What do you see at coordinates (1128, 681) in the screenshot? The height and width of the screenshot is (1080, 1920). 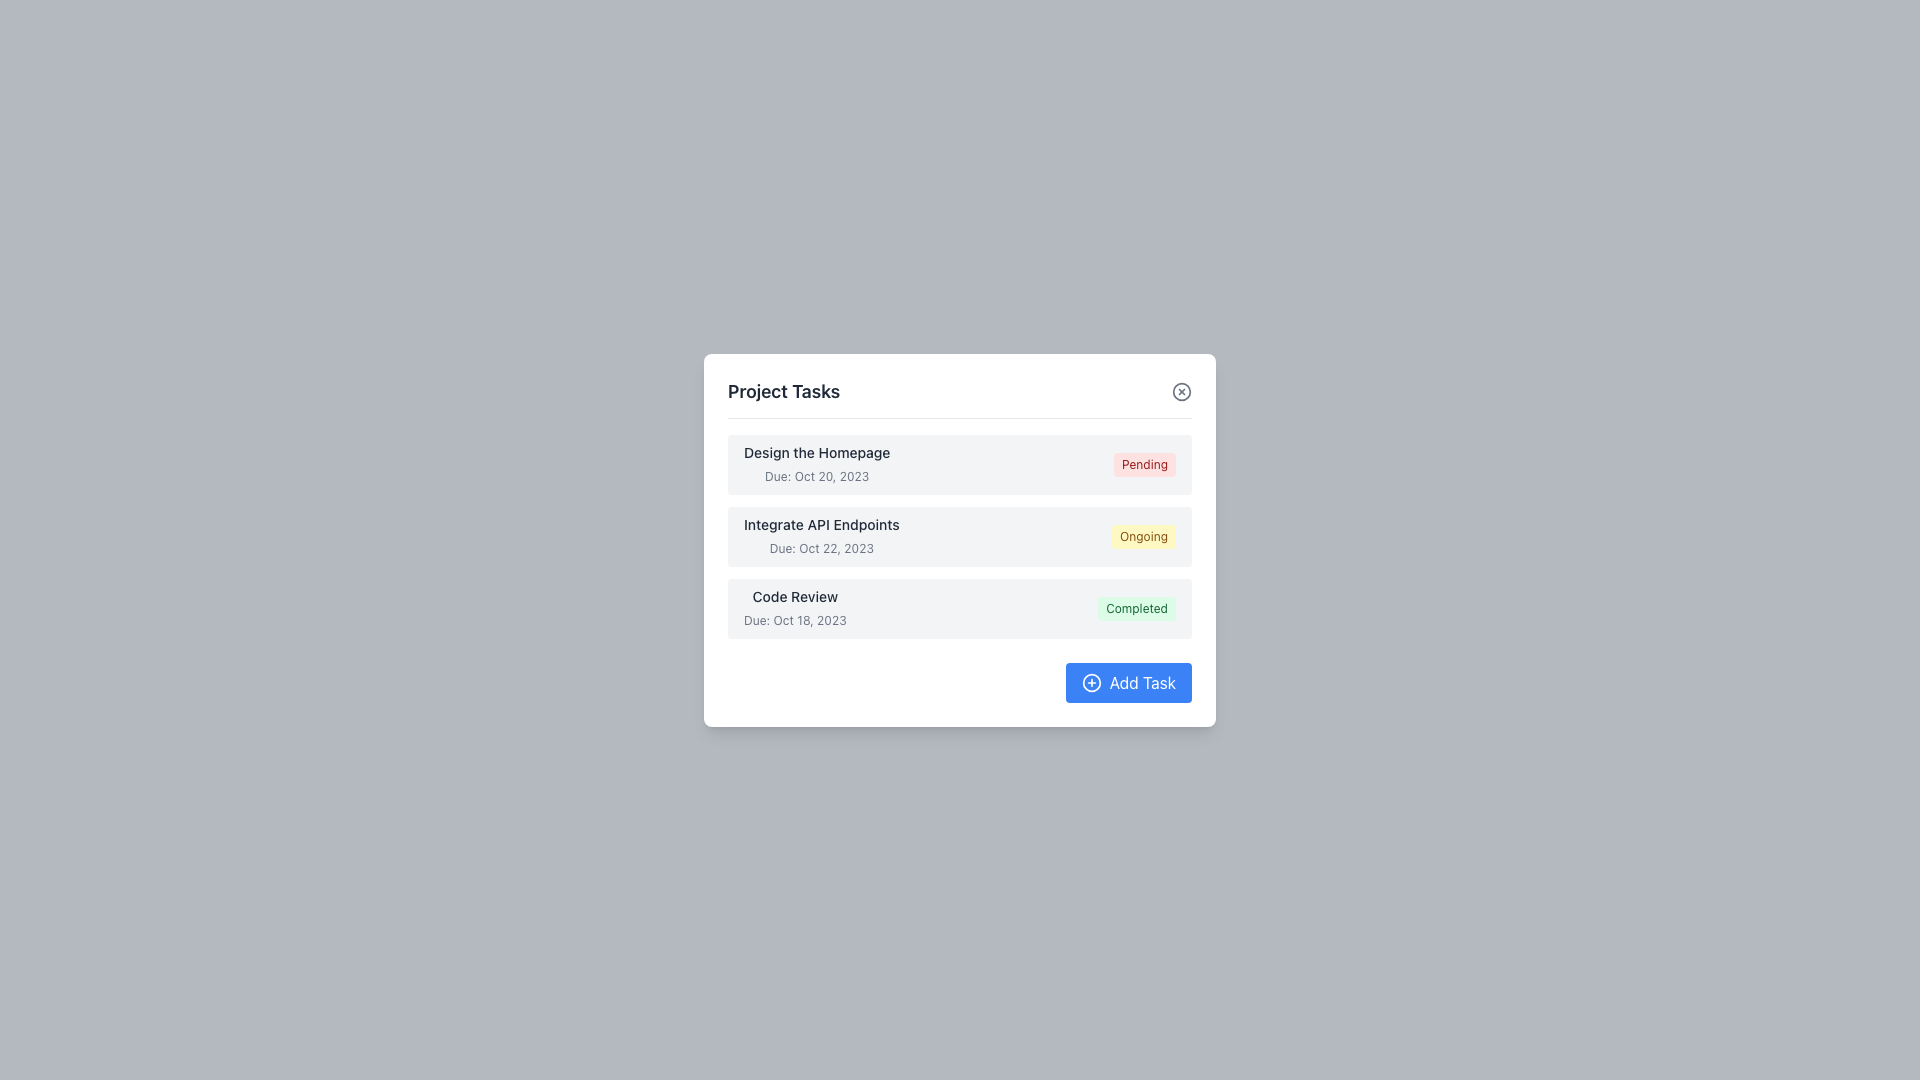 I see `the blue 'Add Task' button with white text and a plus icon, located at the bottom right corner of the 'Project Tasks' panel to observe hover changes` at bounding box center [1128, 681].